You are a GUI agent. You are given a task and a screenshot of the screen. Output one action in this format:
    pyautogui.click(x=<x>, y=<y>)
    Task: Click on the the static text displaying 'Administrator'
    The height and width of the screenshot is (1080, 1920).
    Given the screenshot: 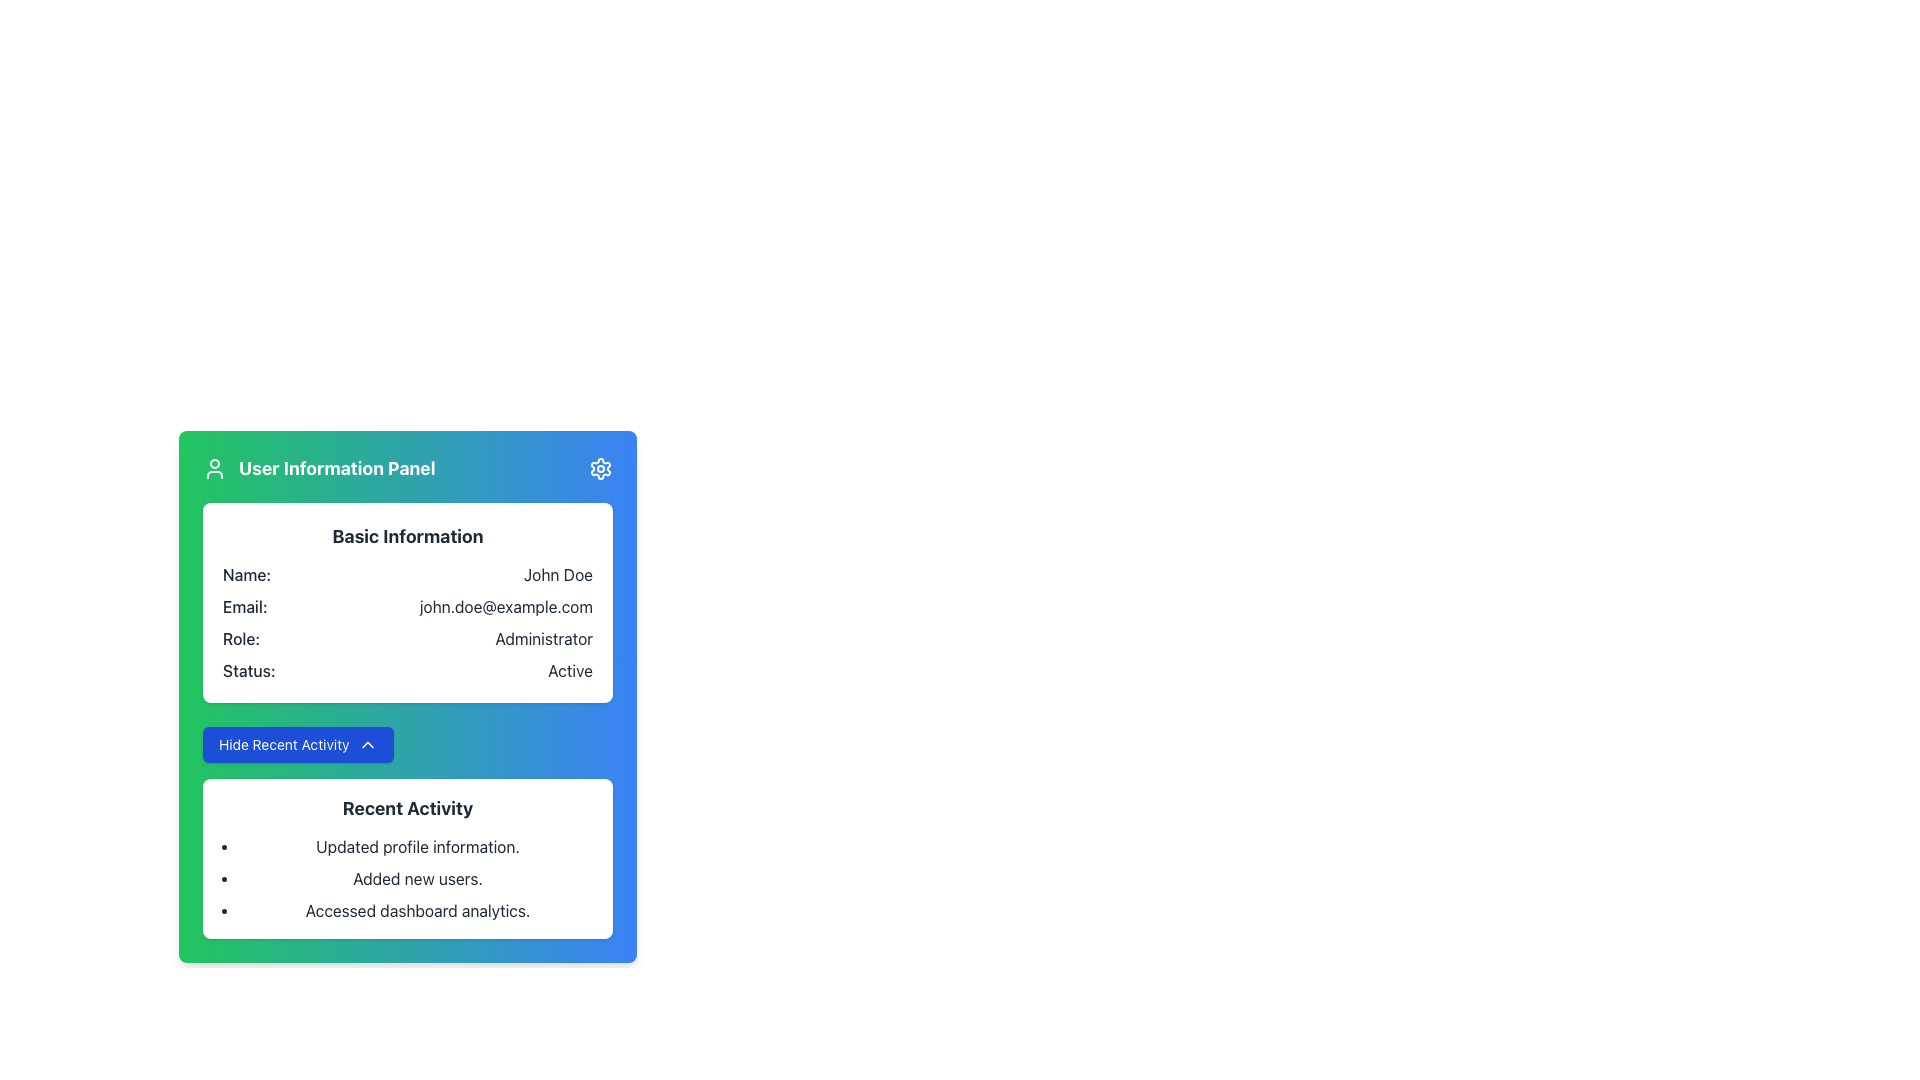 What is the action you would take?
    pyautogui.click(x=544, y=639)
    